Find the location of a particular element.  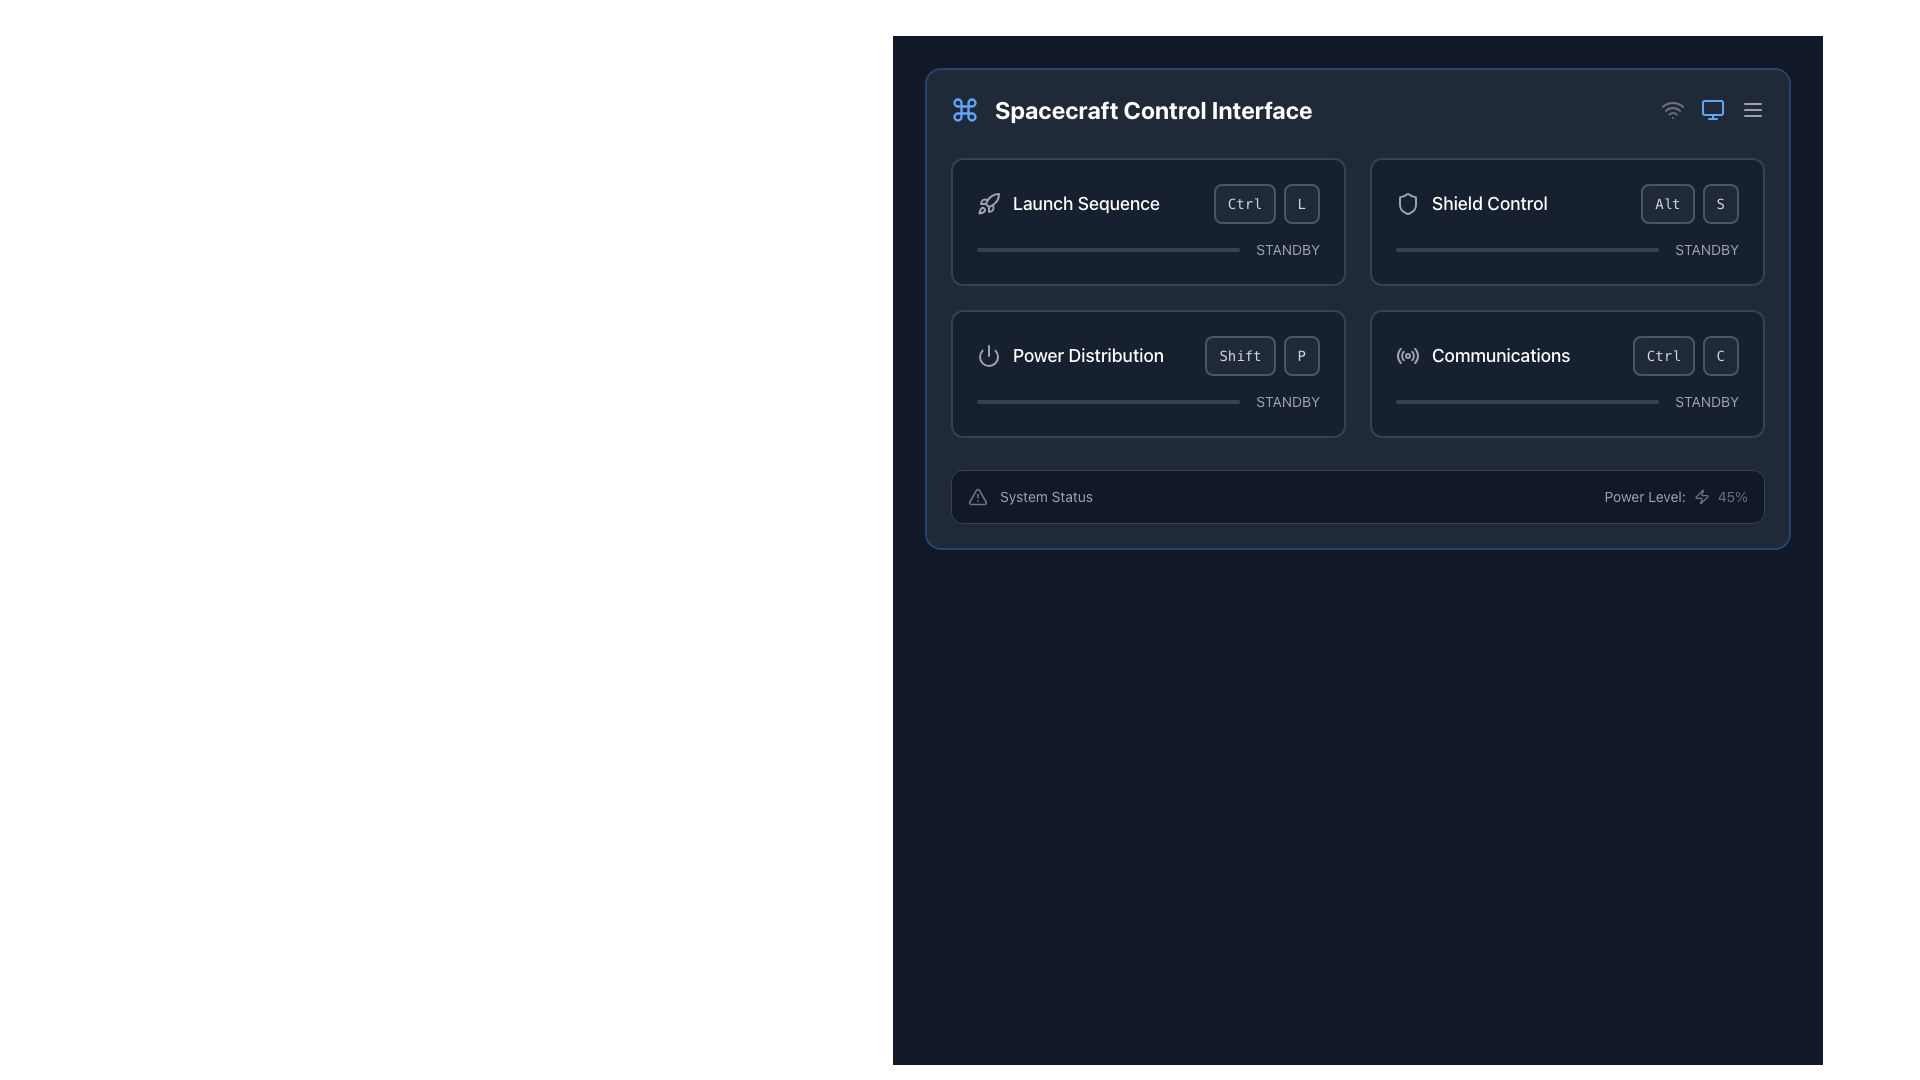

the Text with icon related to power distribution in the Spacecraft Control Interface is located at coordinates (1069, 354).